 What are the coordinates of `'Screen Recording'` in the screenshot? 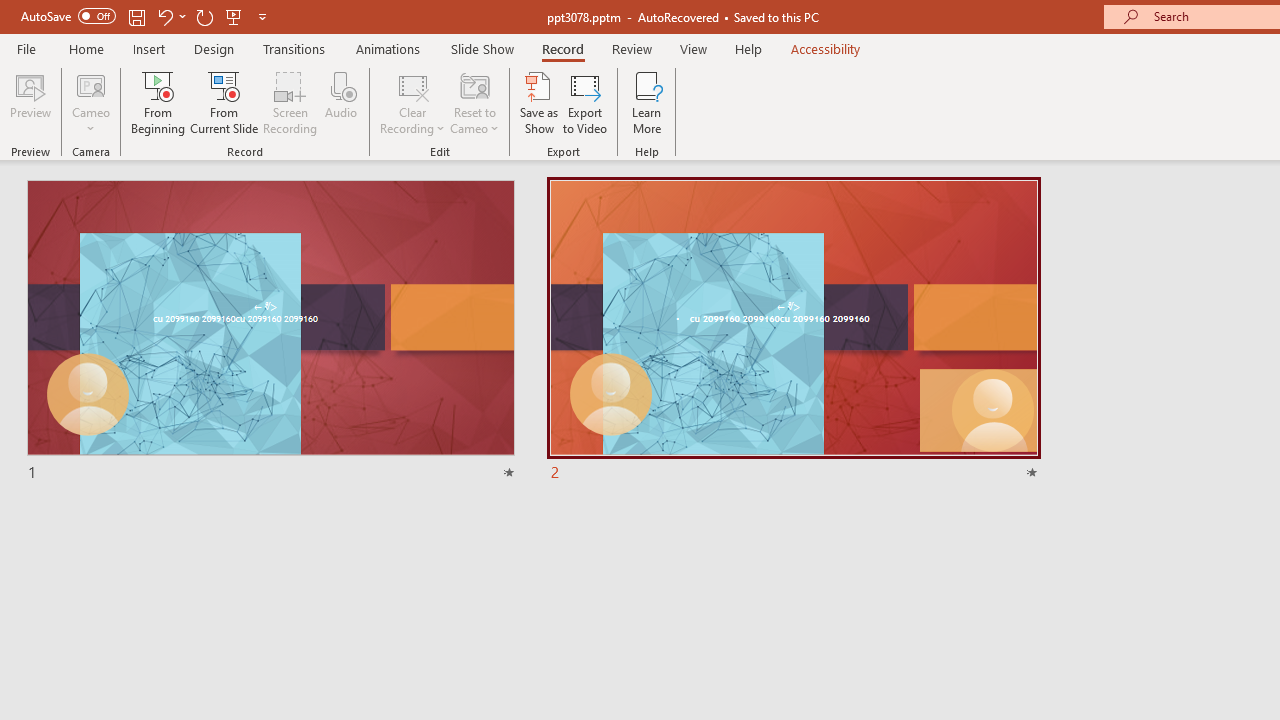 It's located at (289, 103).